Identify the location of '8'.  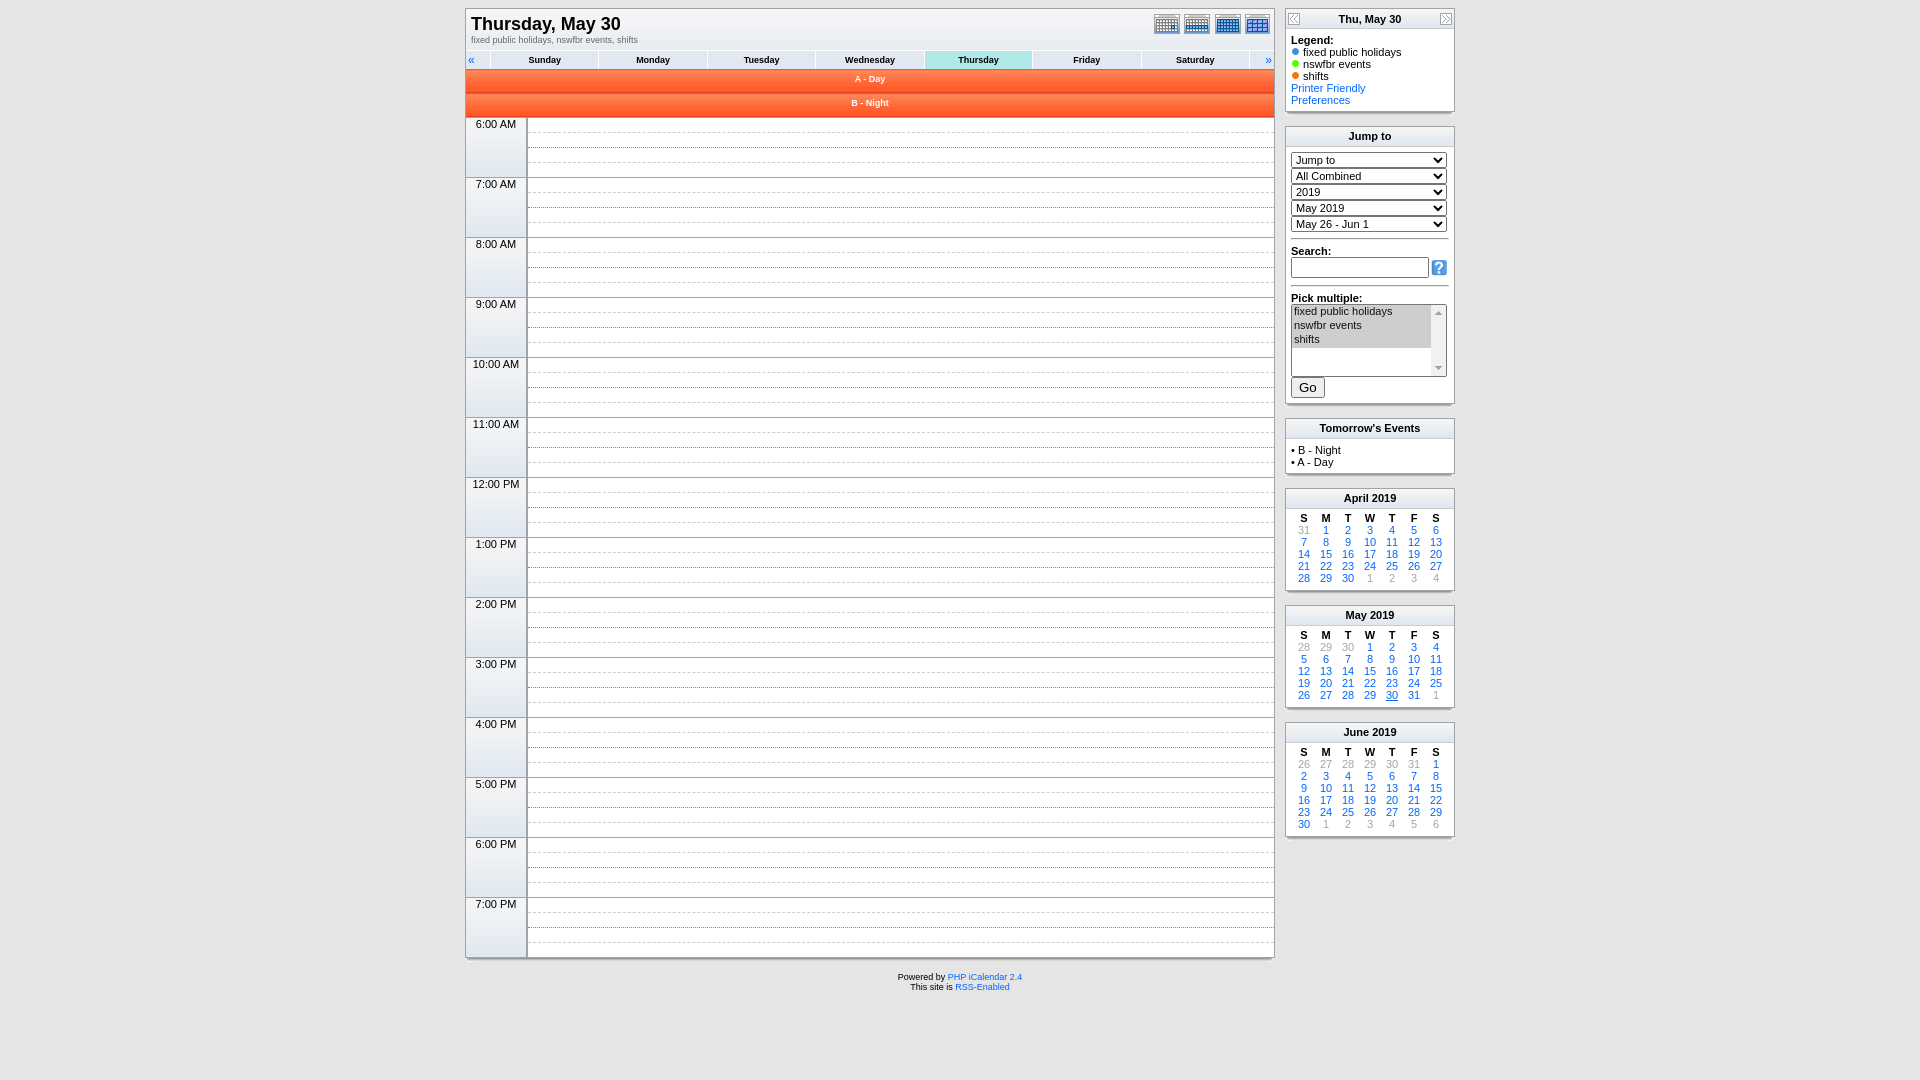
(1434, 774).